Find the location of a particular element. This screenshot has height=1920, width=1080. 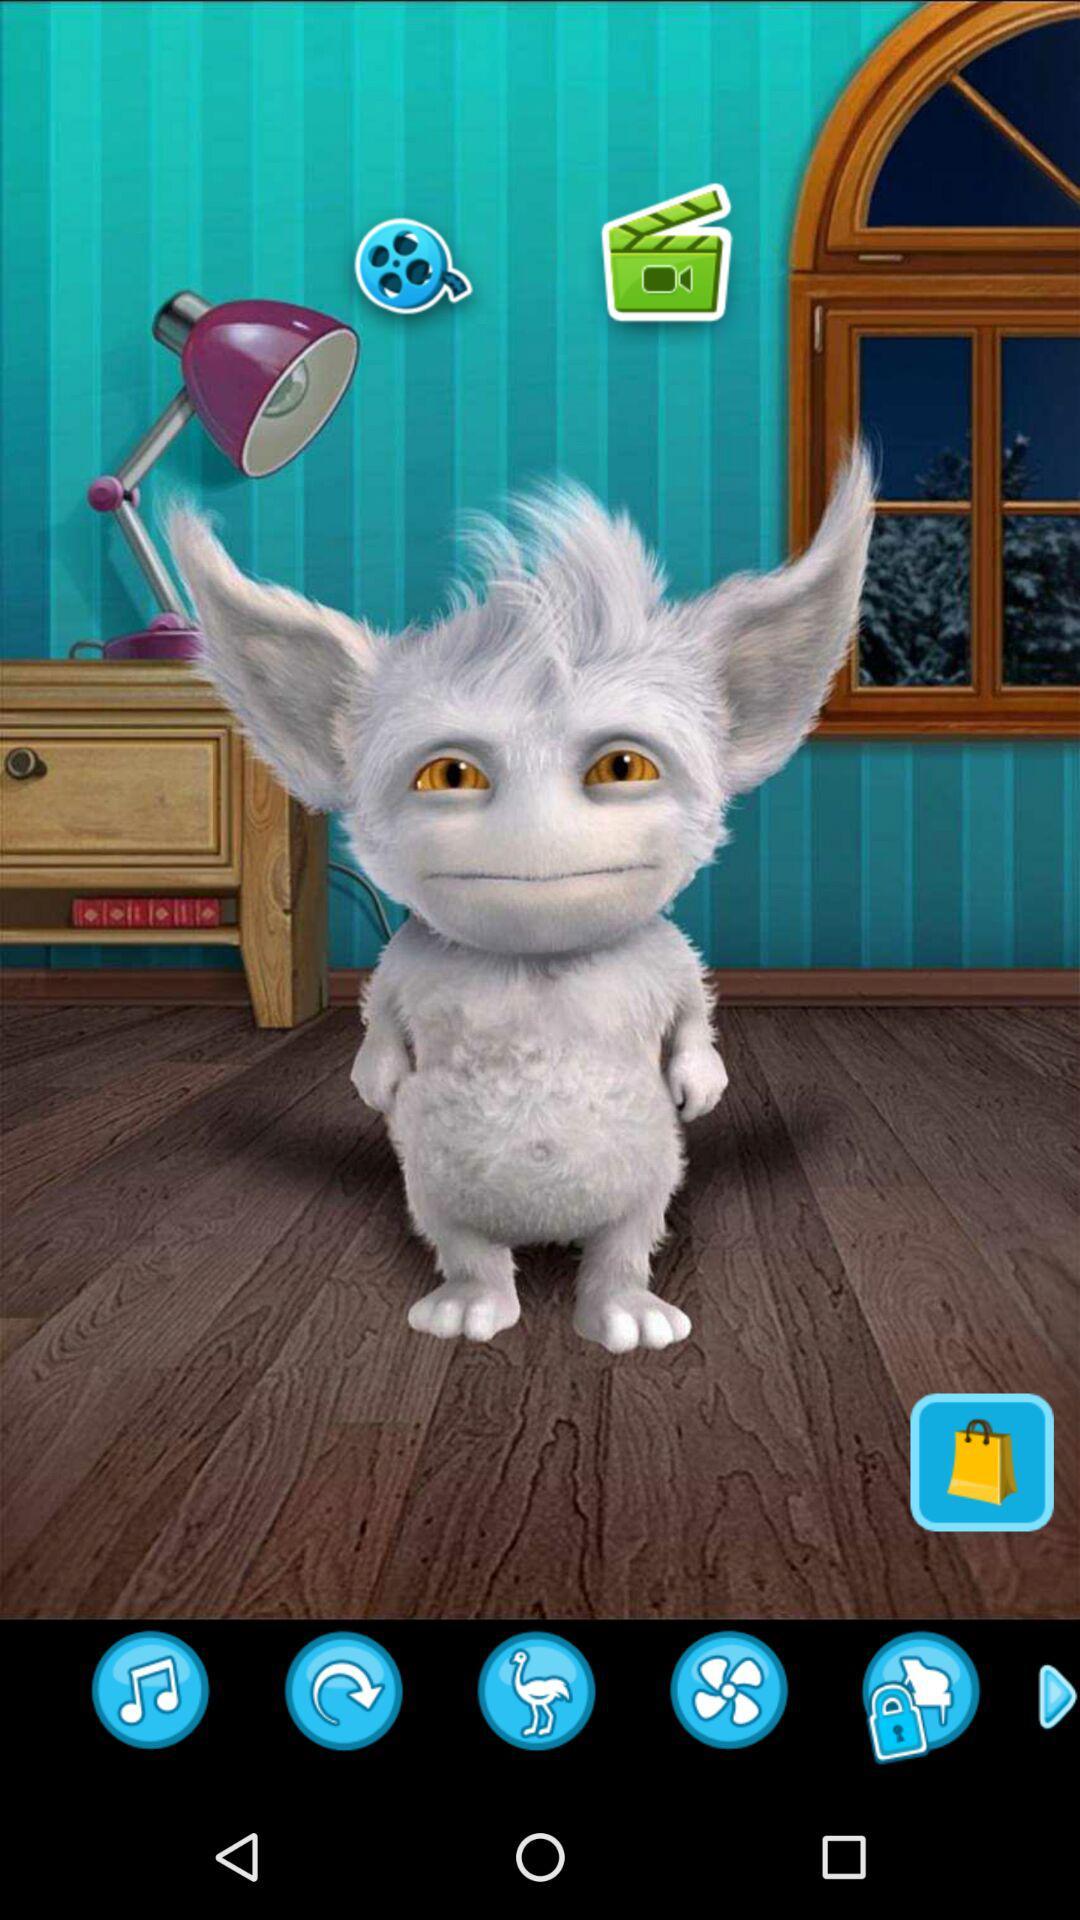

the cart icon is located at coordinates (536, 1816).